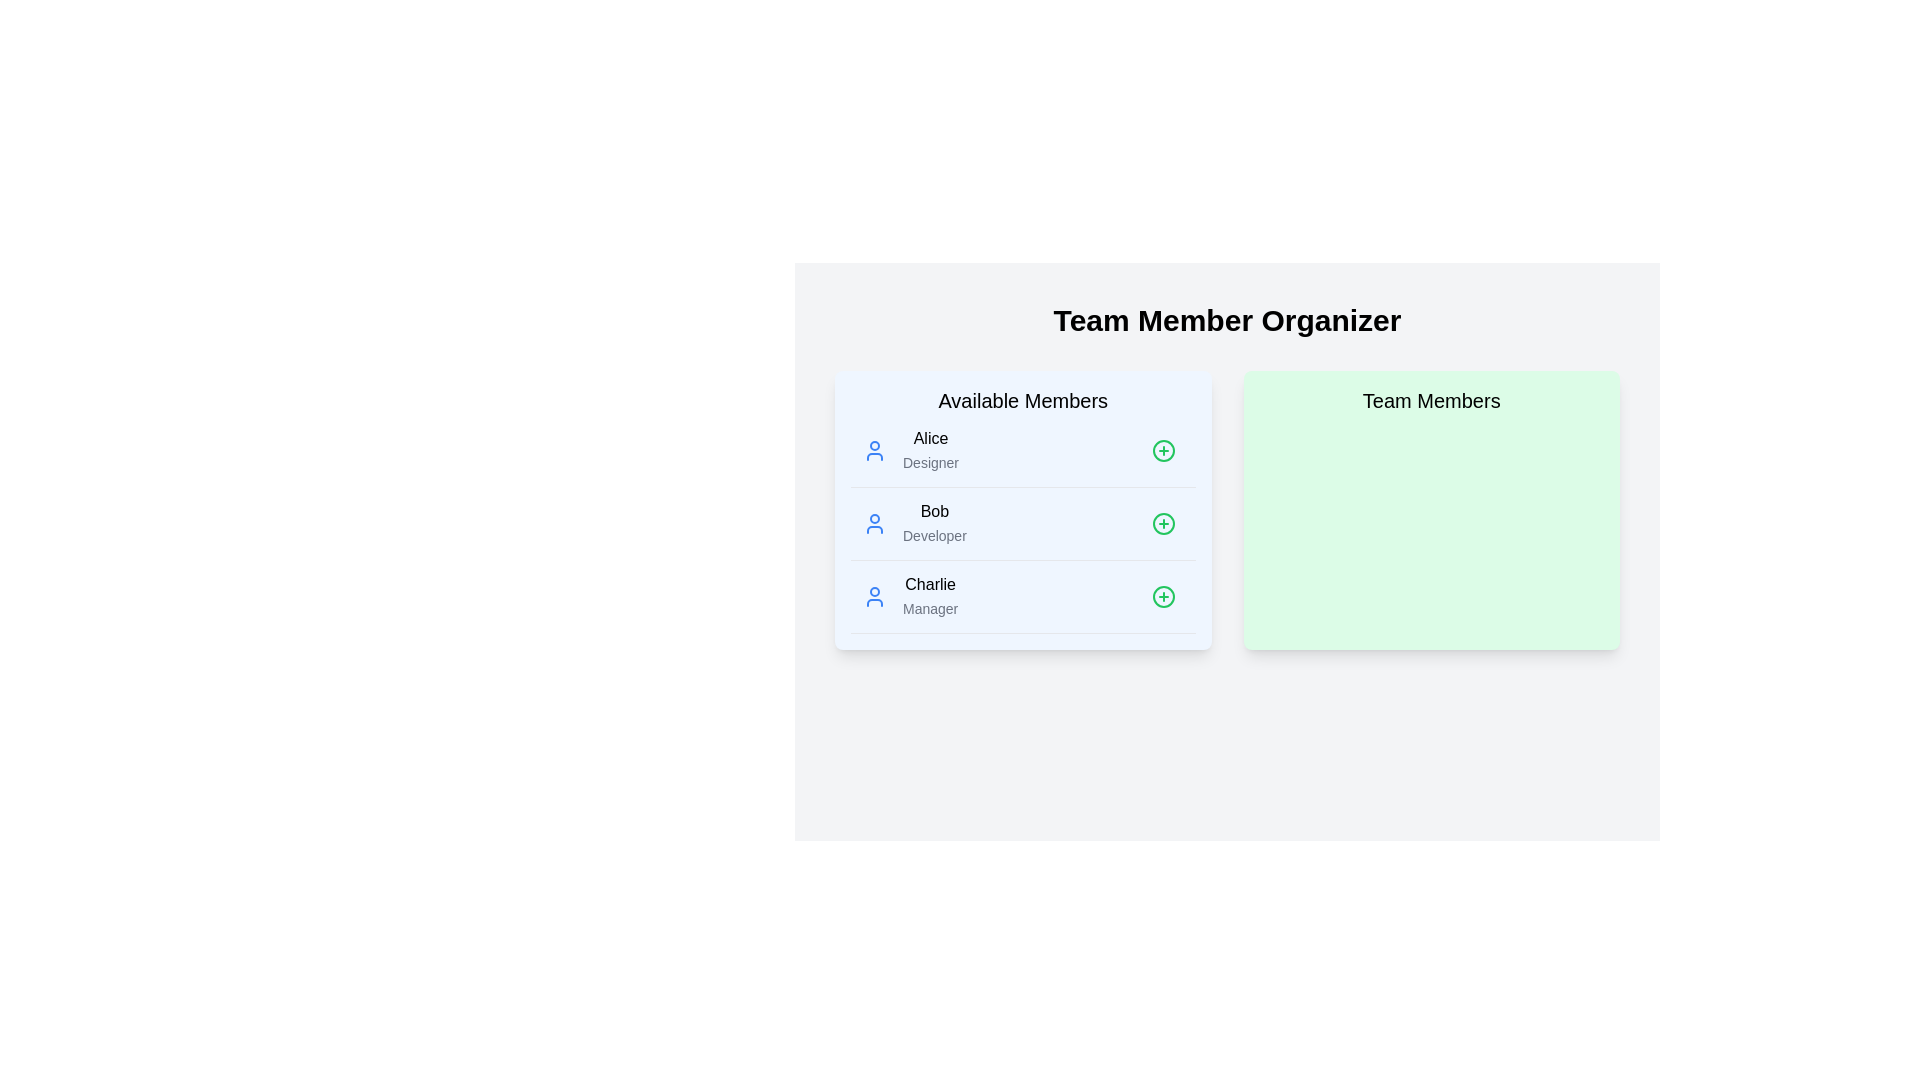  I want to click on the circular button associated with 'Alice Designer' in the 'Available Members' section, so click(1163, 451).